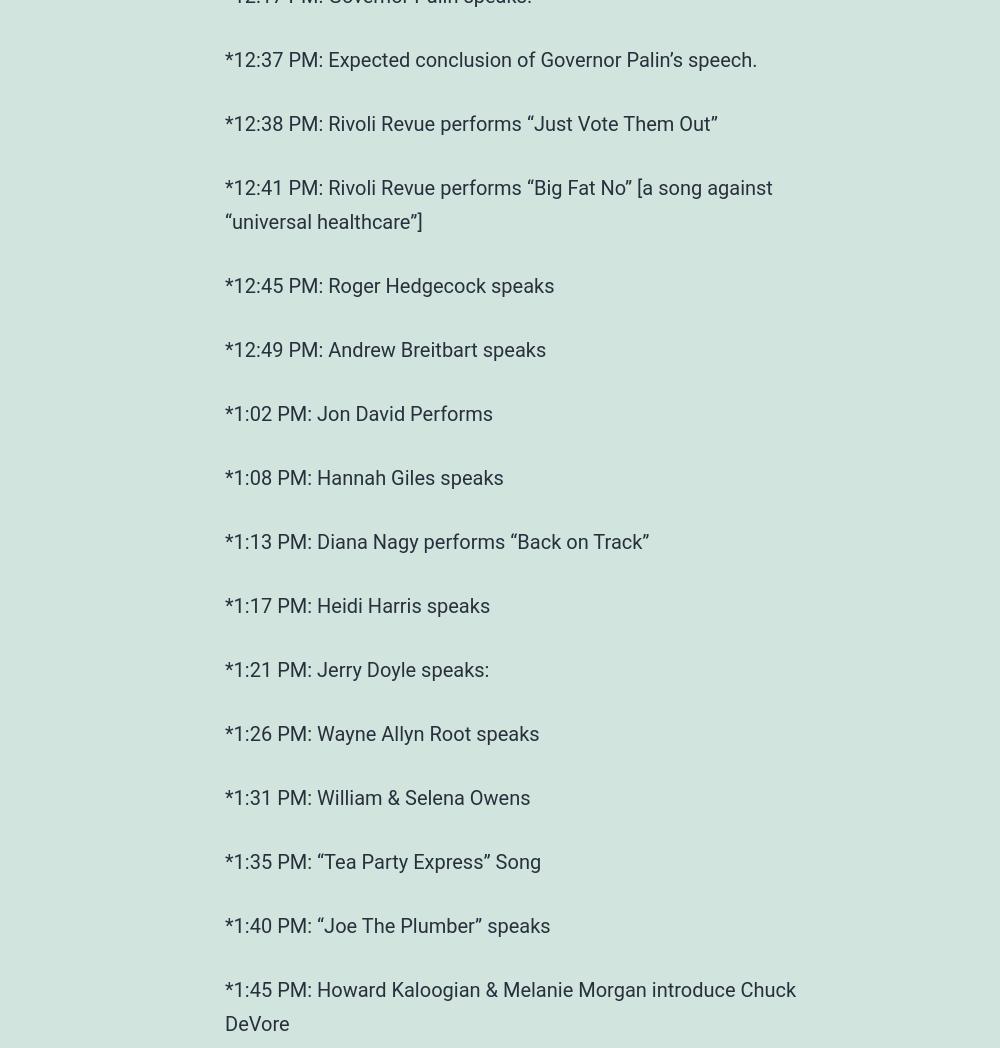  I want to click on '*12:49 PM: Andrew Breitbart speaks', so click(385, 348).